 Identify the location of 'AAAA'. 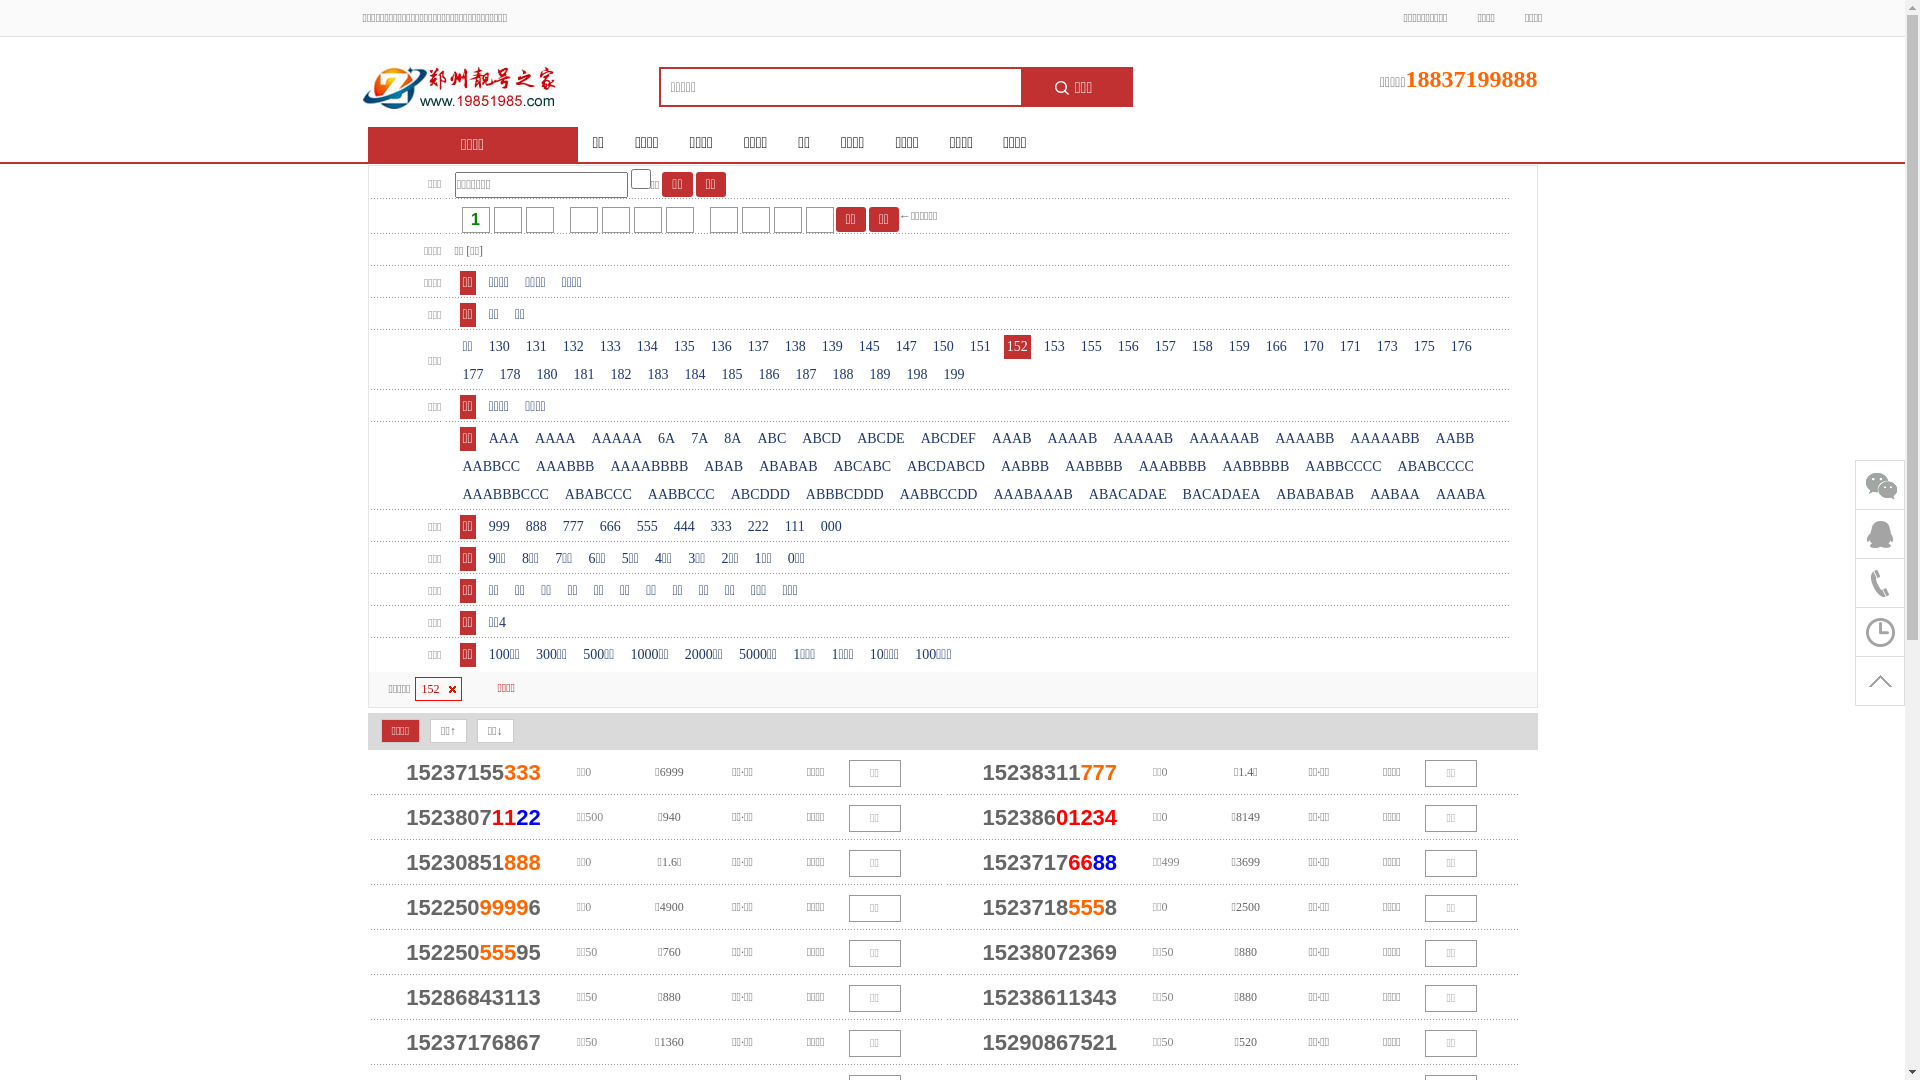
(555, 438).